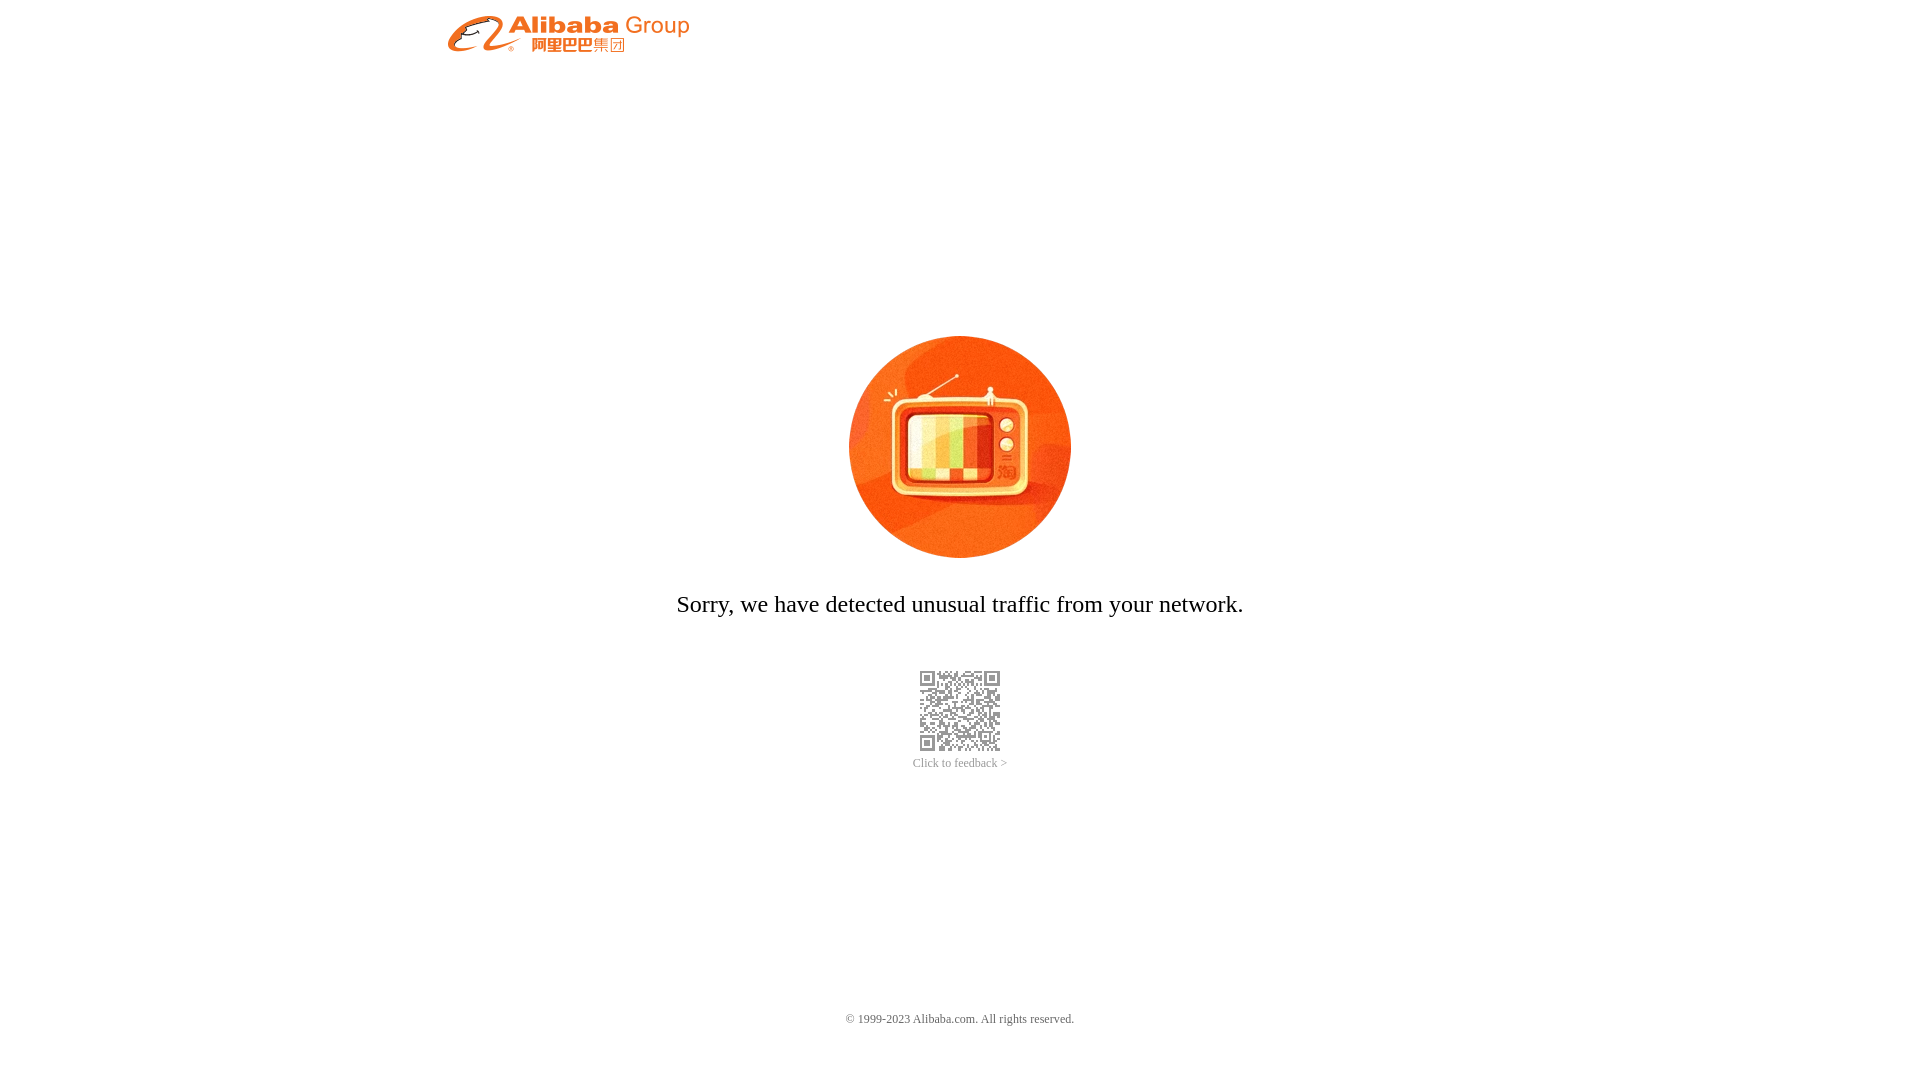  What do you see at coordinates (960, 763) in the screenshot?
I see `'Click to feedback >'` at bounding box center [960, 763].